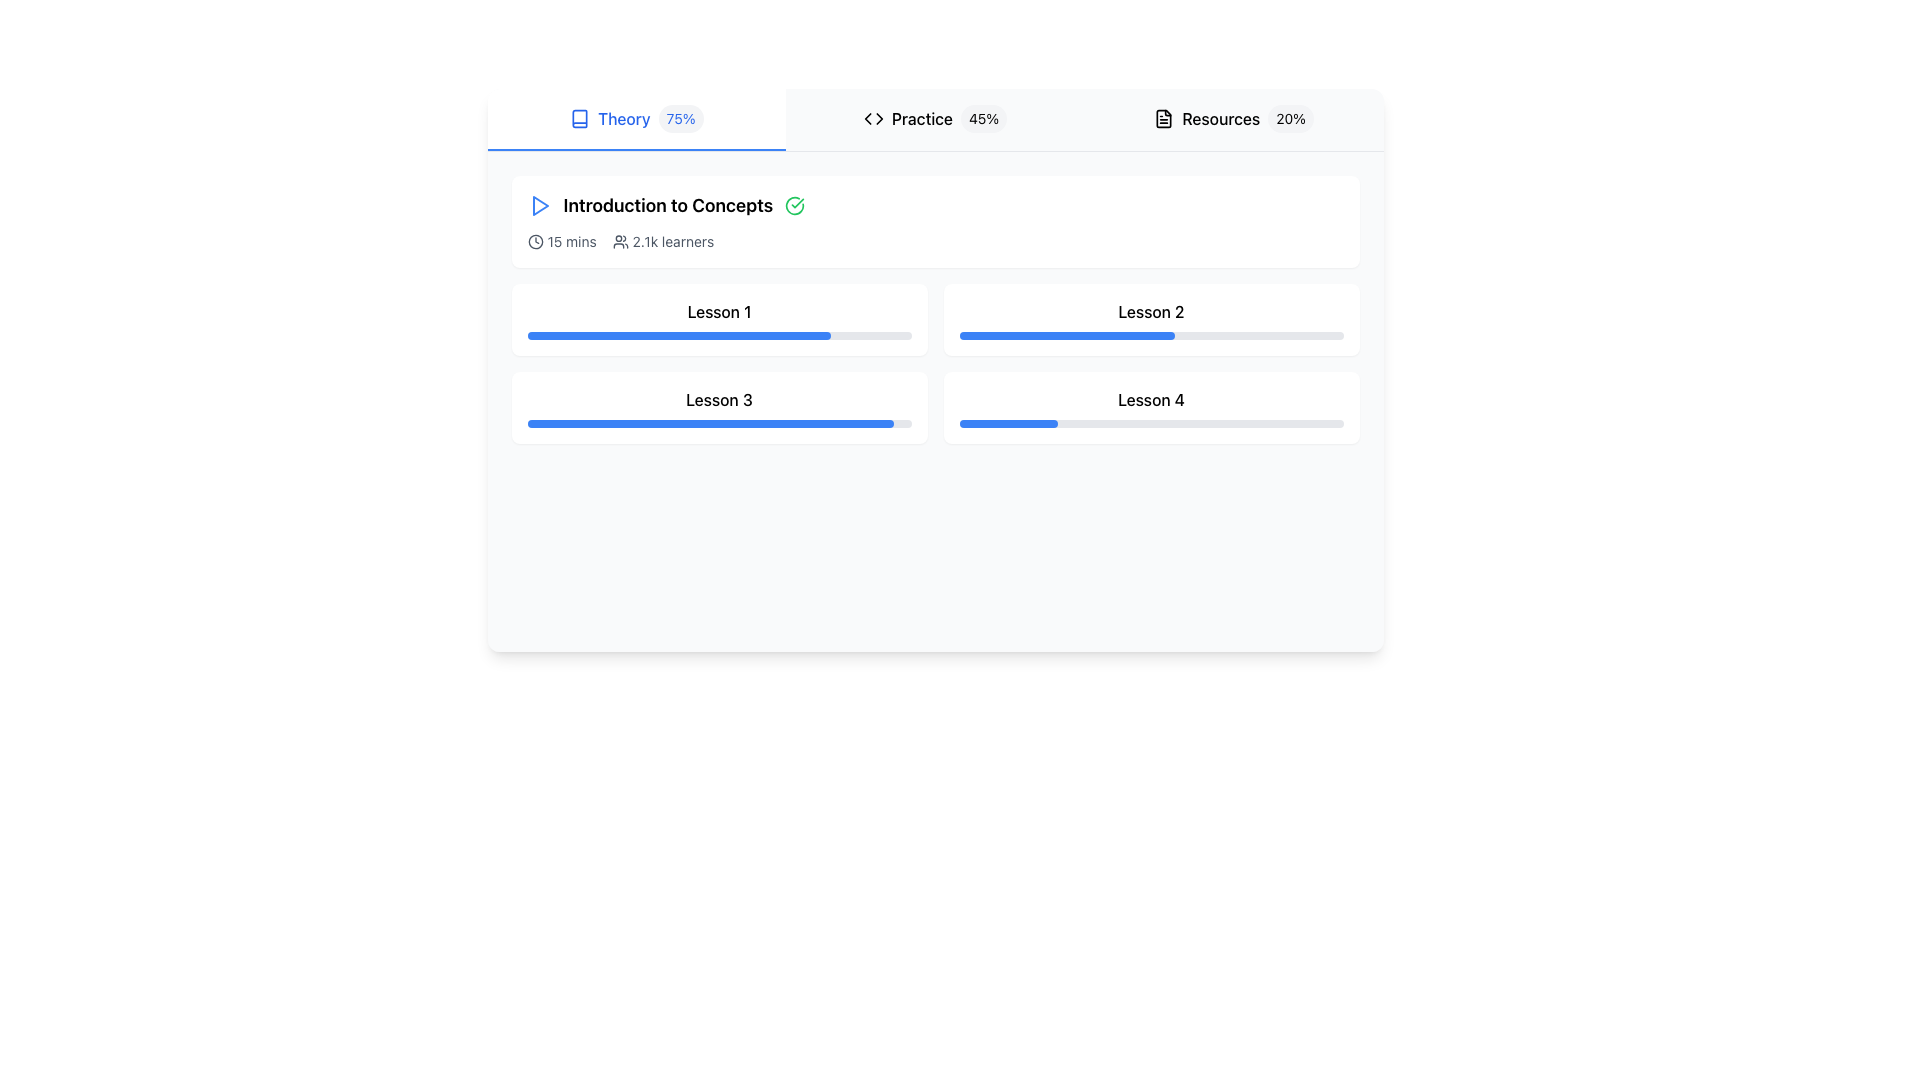  Describe the element at coordinates (561, 241) in the screenshot. I see `estimated time indicator located under the title 'Introduction to Concepts', which visually cues the duration for users. This element is positioned to the left of the text '2.1k learners'` at that location.